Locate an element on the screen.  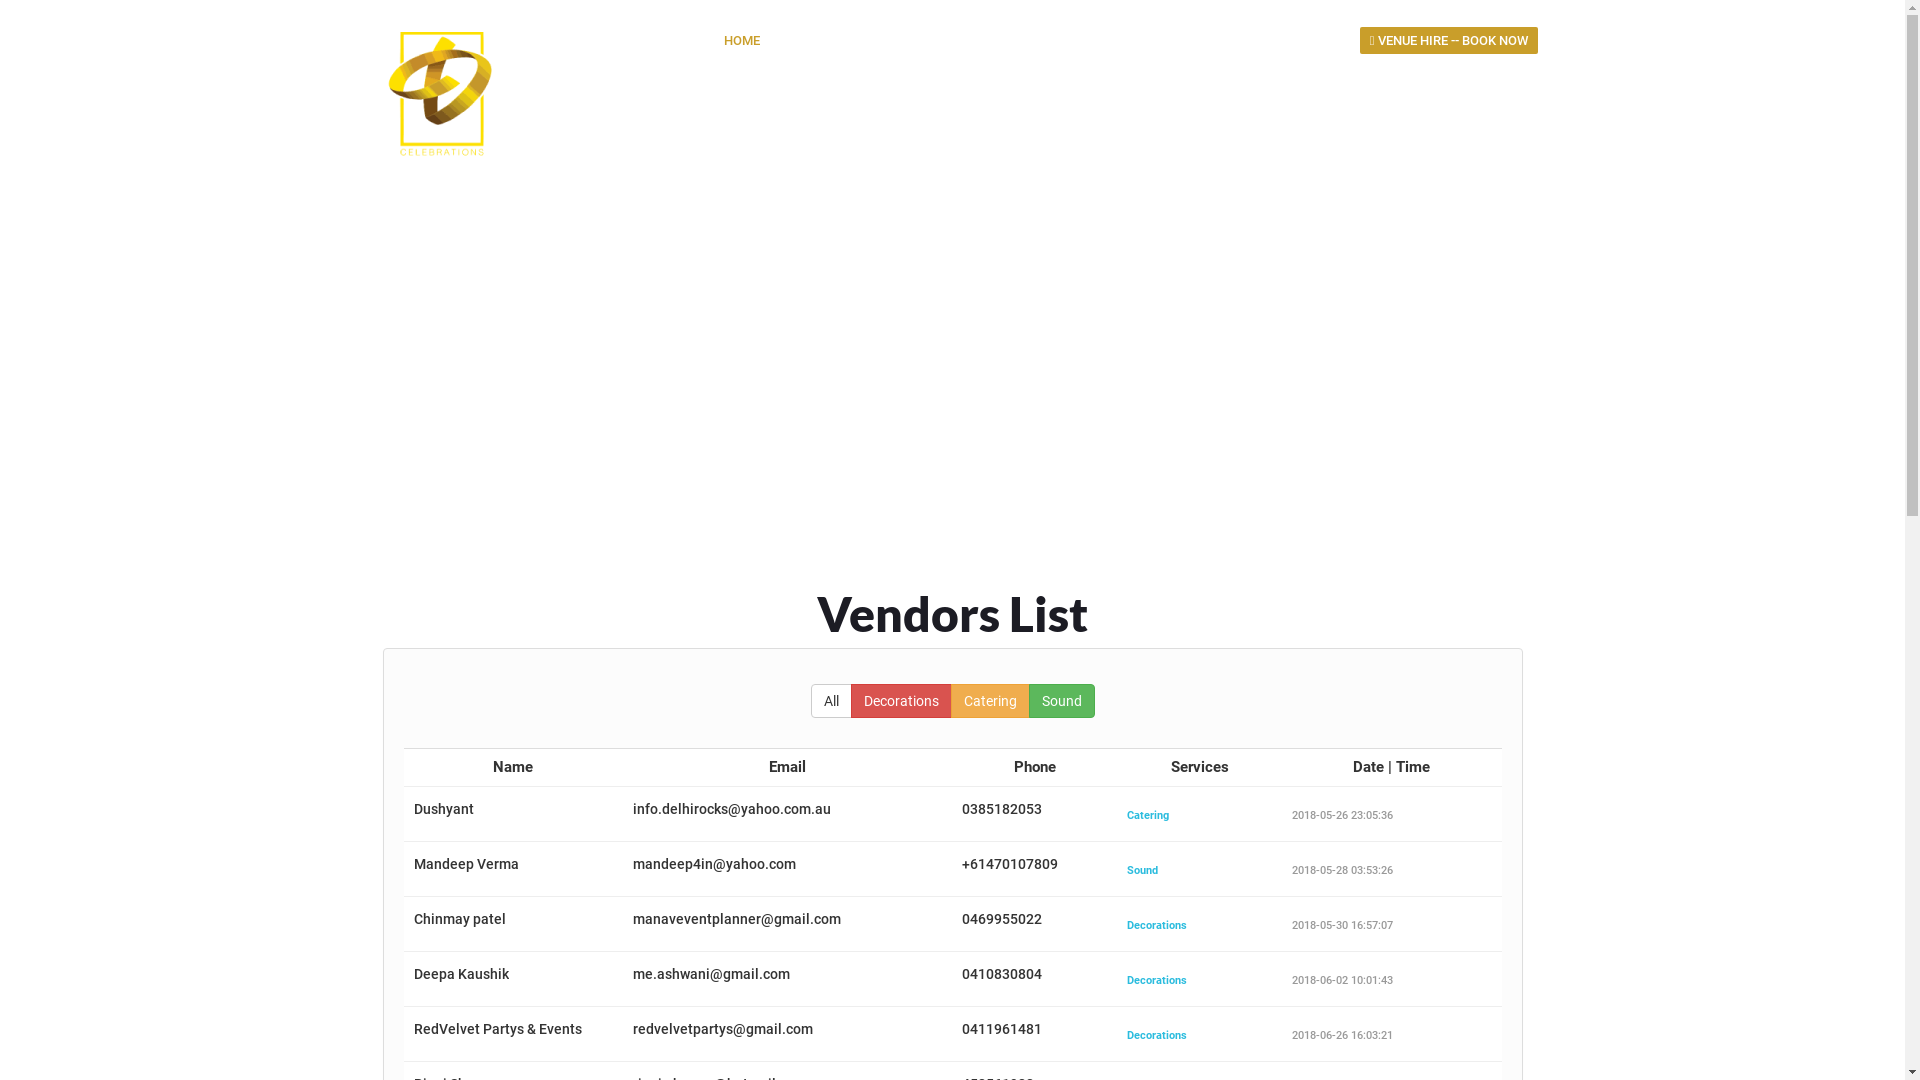
'Catering' is located at coordinates (989, 700).